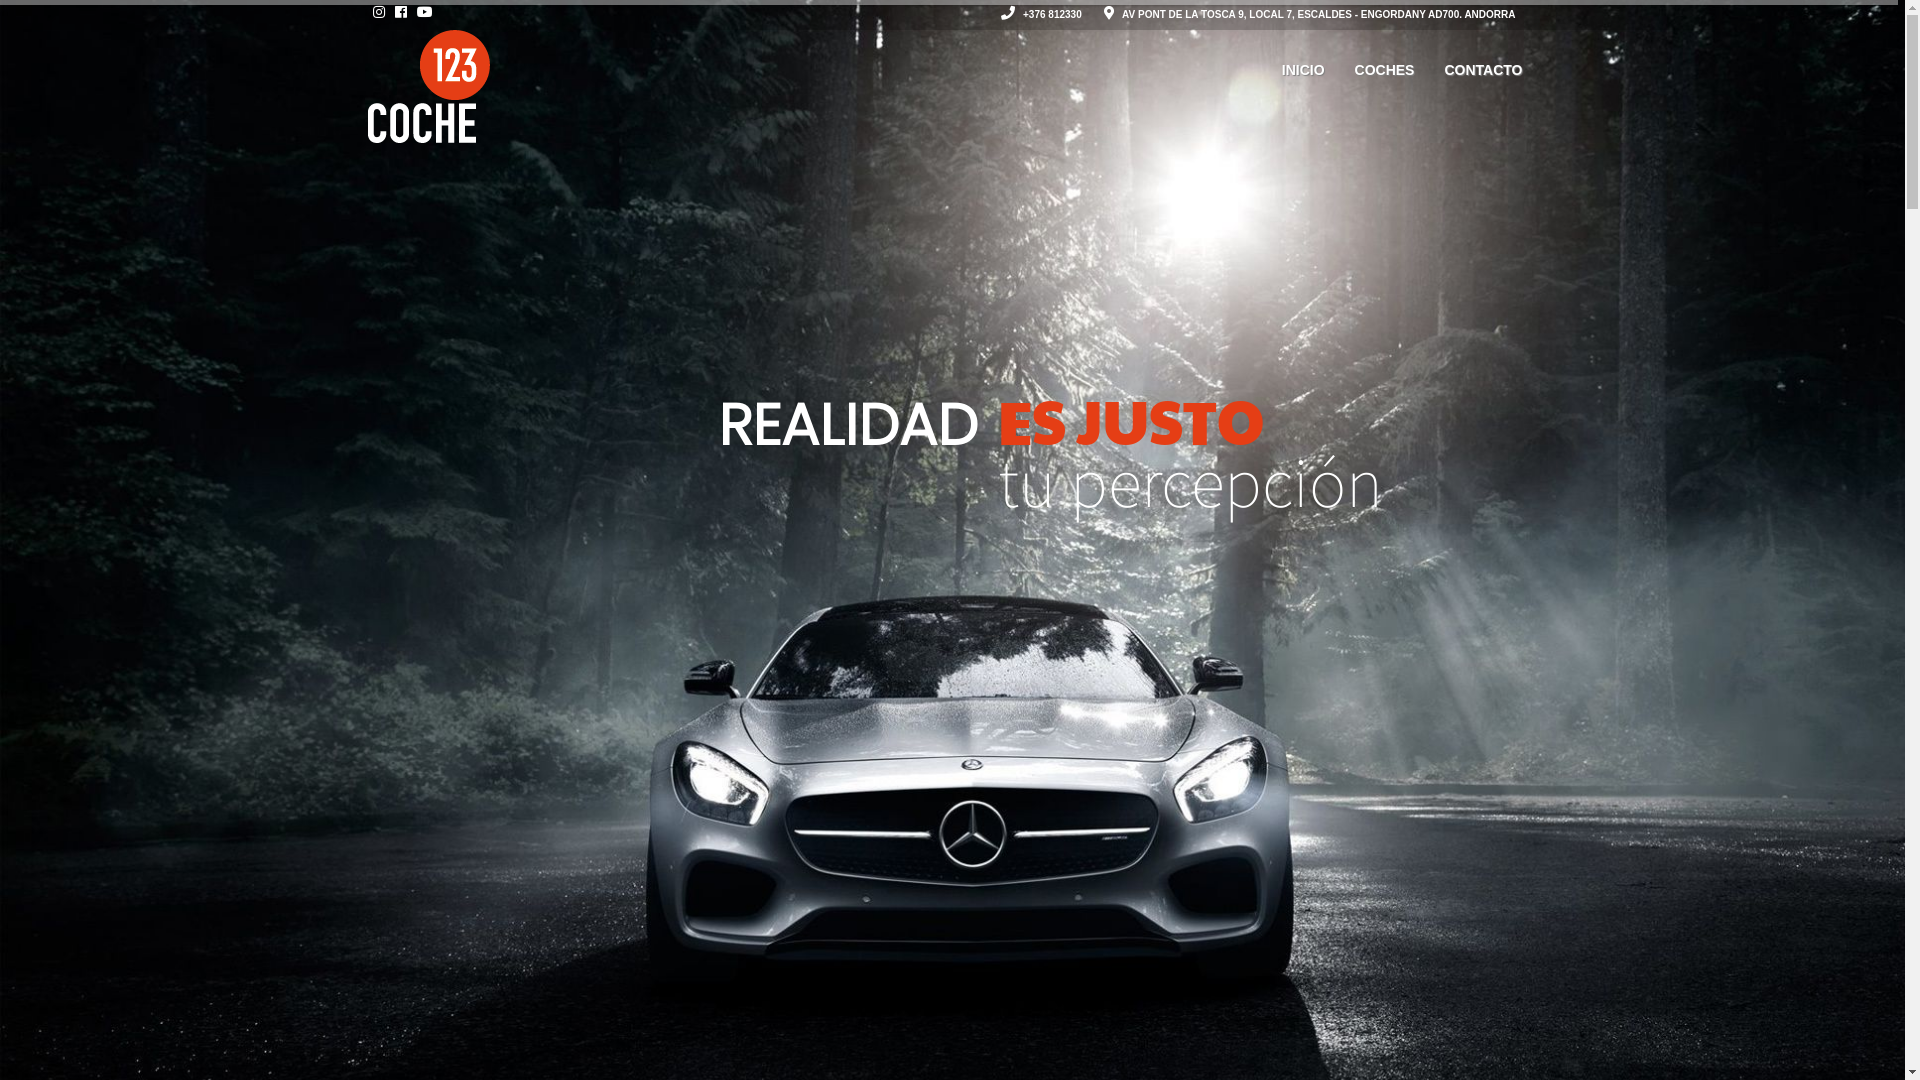 This screenshot has width=1920, height=1080. What do you see at coordinates (1339, 69) in the screenshot?
I see `'COCHES'` at bounding box center [1339, 69].